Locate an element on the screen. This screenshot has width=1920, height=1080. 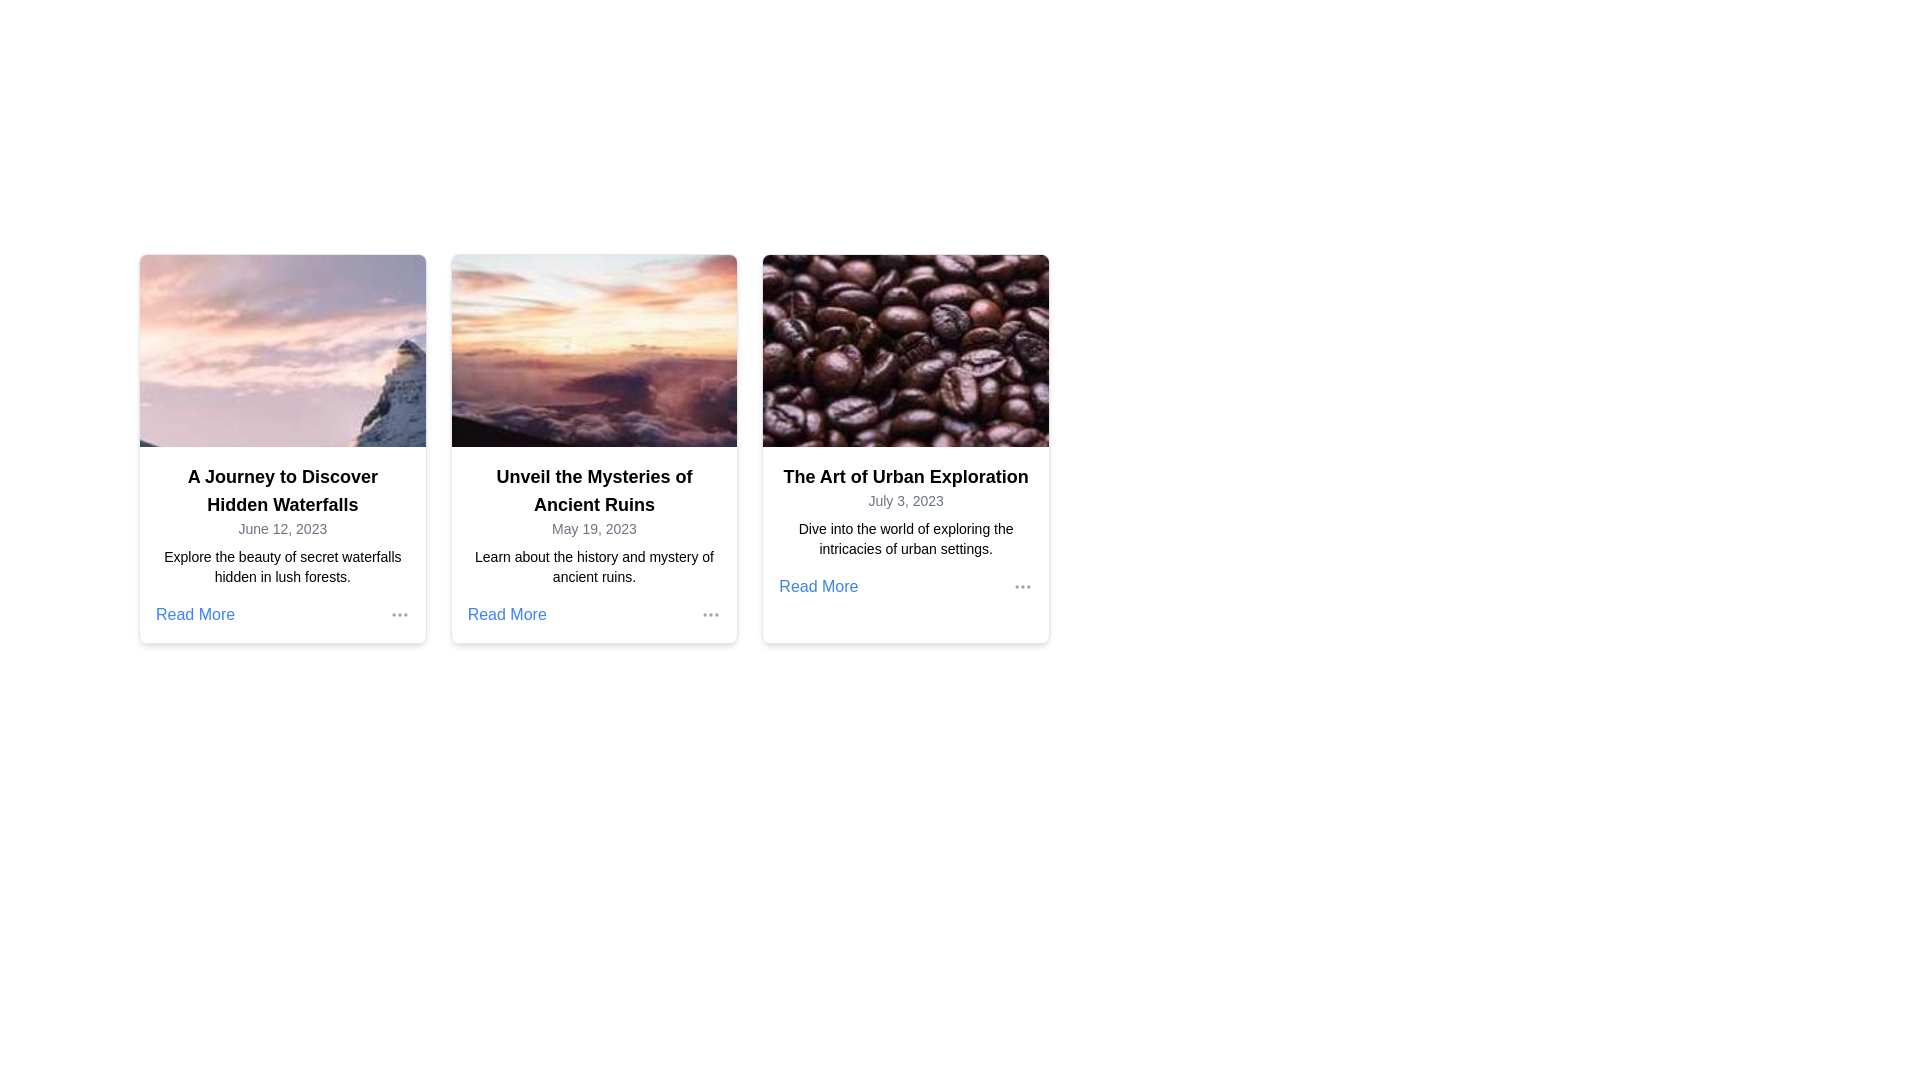
the image thumbnail located at the top of the card titled 'The Art of Urban Exploration' is located at coordinates (905, 350).